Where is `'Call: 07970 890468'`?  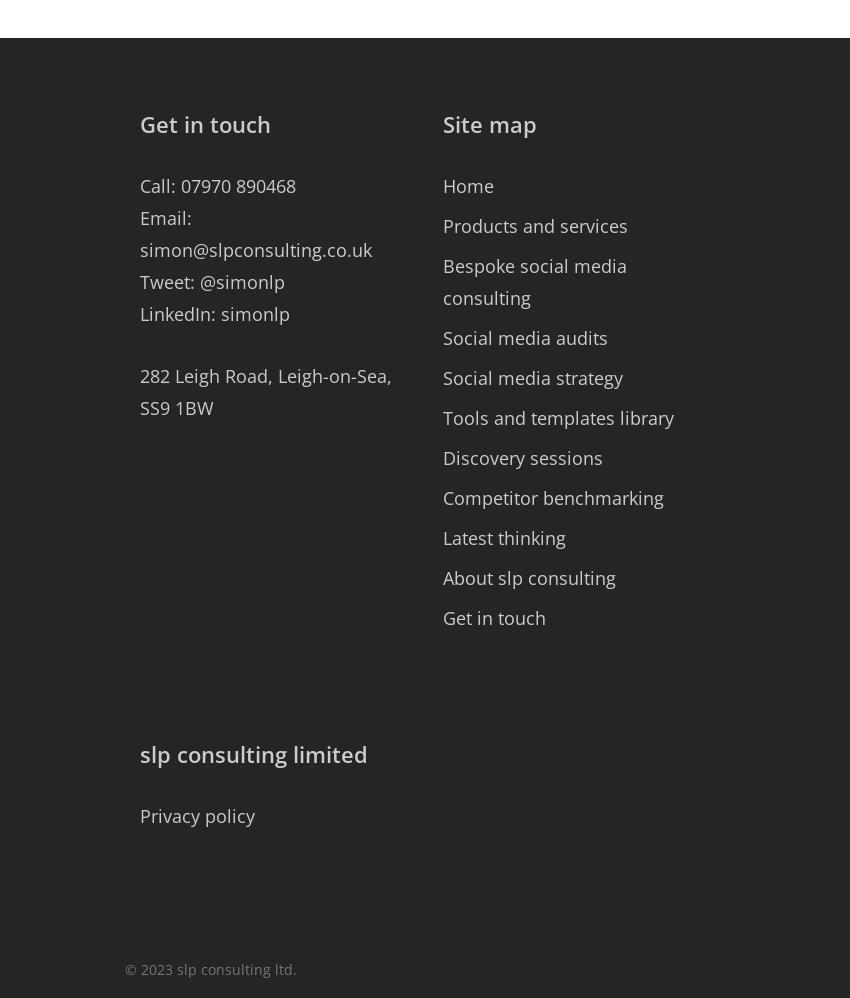 'Call: 07970 890468' is located at coordinates (218, 185).